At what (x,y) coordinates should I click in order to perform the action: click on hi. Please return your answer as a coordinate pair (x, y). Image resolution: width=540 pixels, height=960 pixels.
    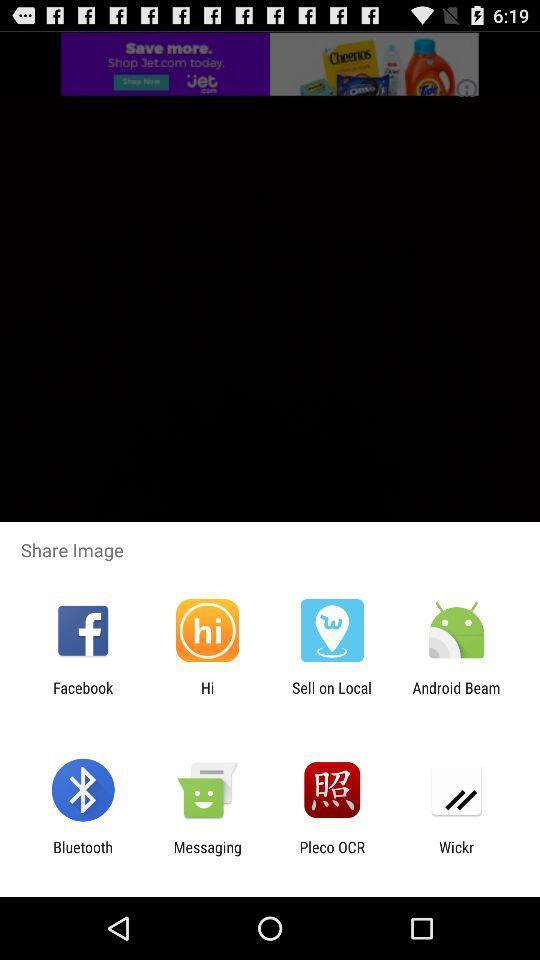
    Looking at the image, I should click on (206, 696).